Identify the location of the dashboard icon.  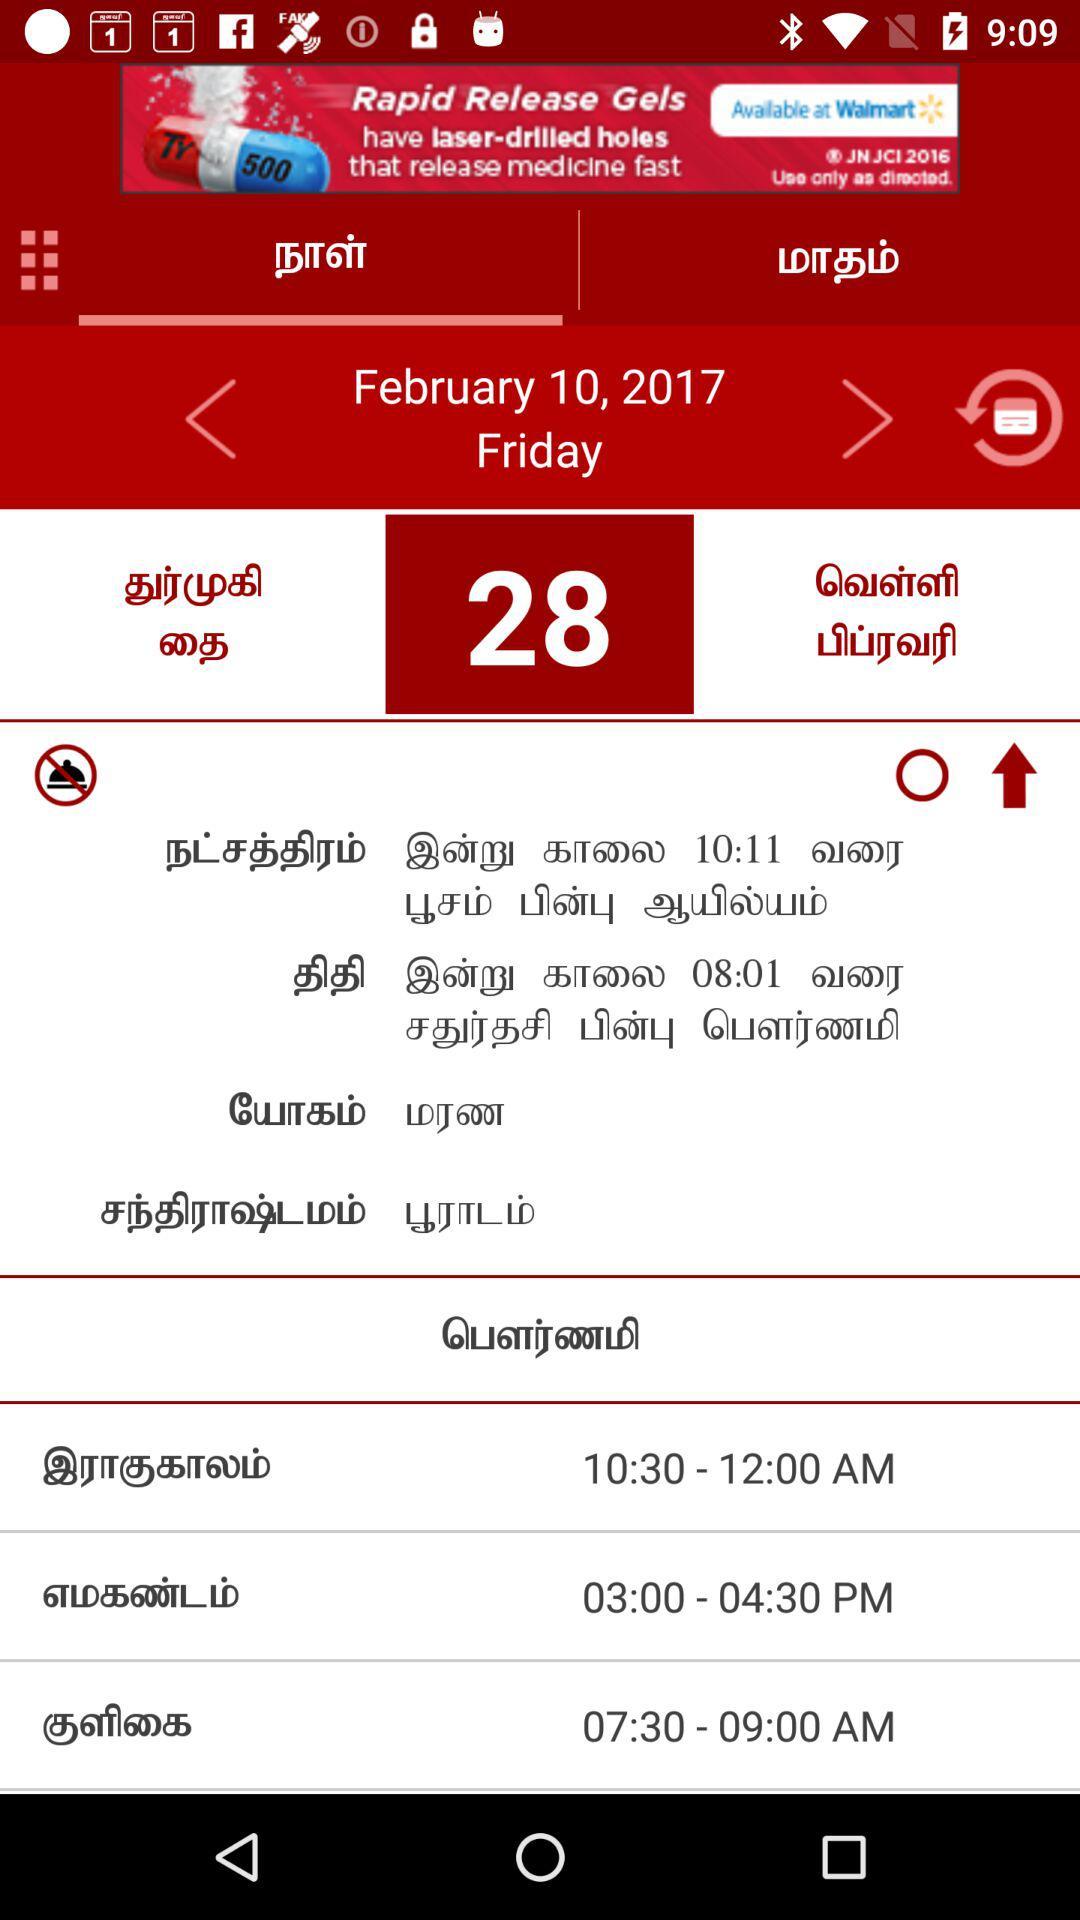
(39, 258).